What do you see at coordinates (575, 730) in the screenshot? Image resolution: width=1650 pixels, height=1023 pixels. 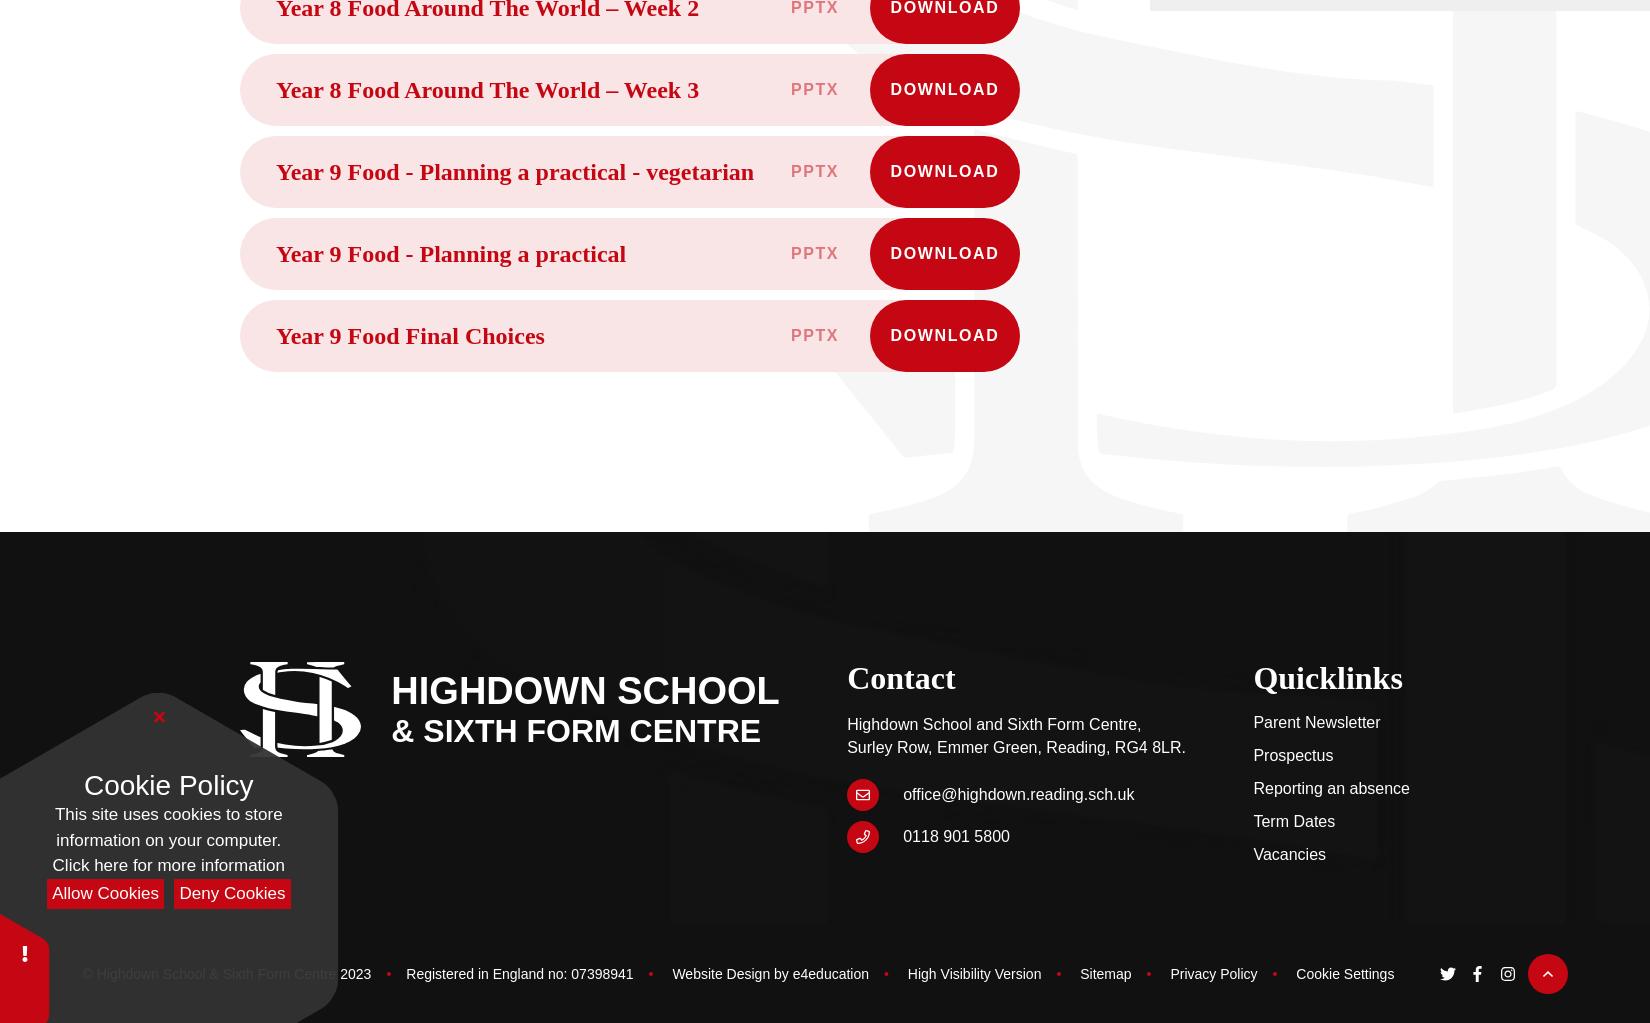 I see `'& Sixth Form Centre'` at bounding box center [575, 730].